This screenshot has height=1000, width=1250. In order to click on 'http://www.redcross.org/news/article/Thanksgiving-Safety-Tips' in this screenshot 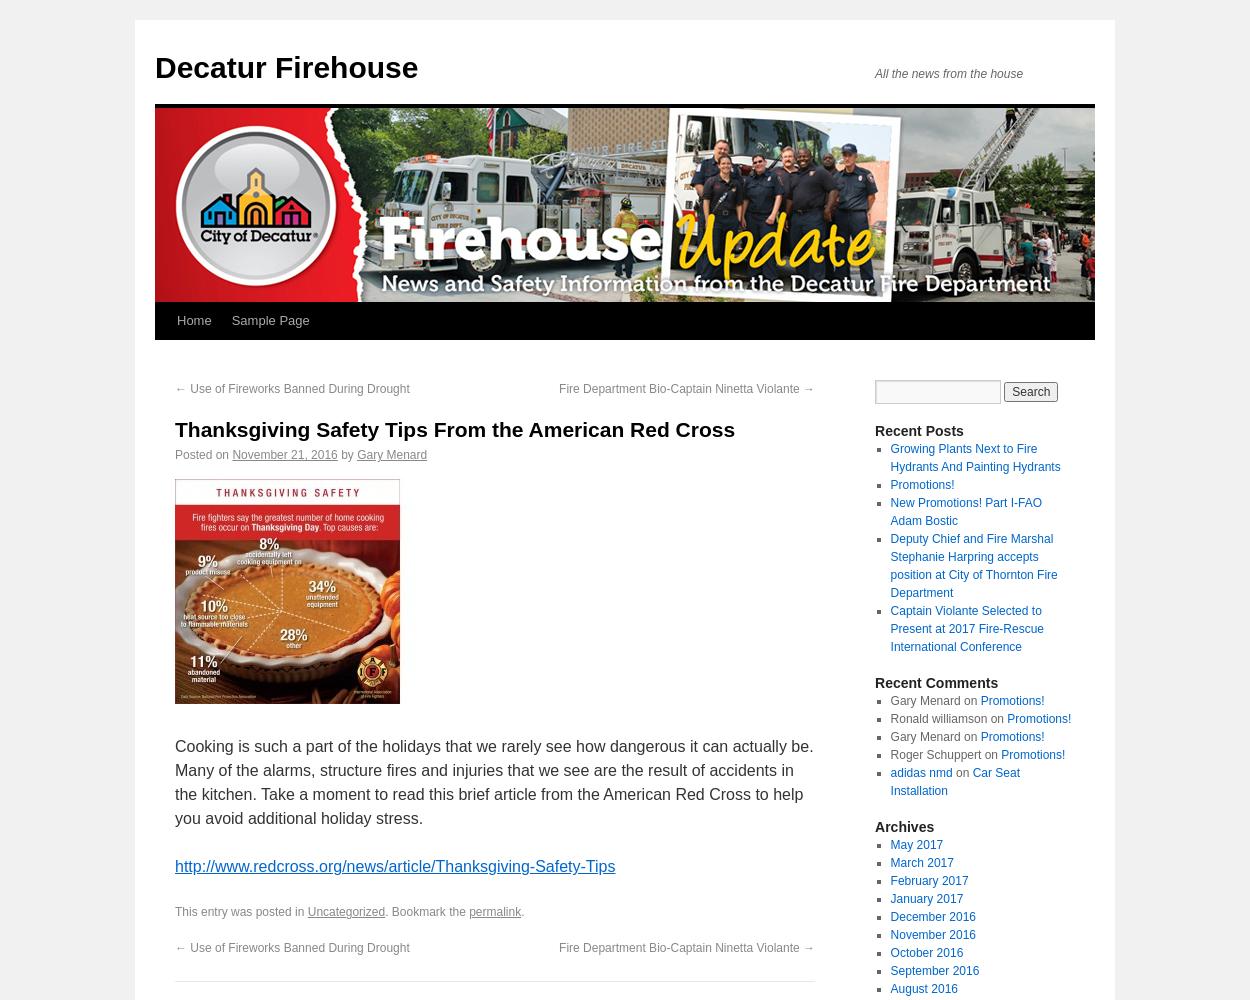, I will do `click(395, 865)`.